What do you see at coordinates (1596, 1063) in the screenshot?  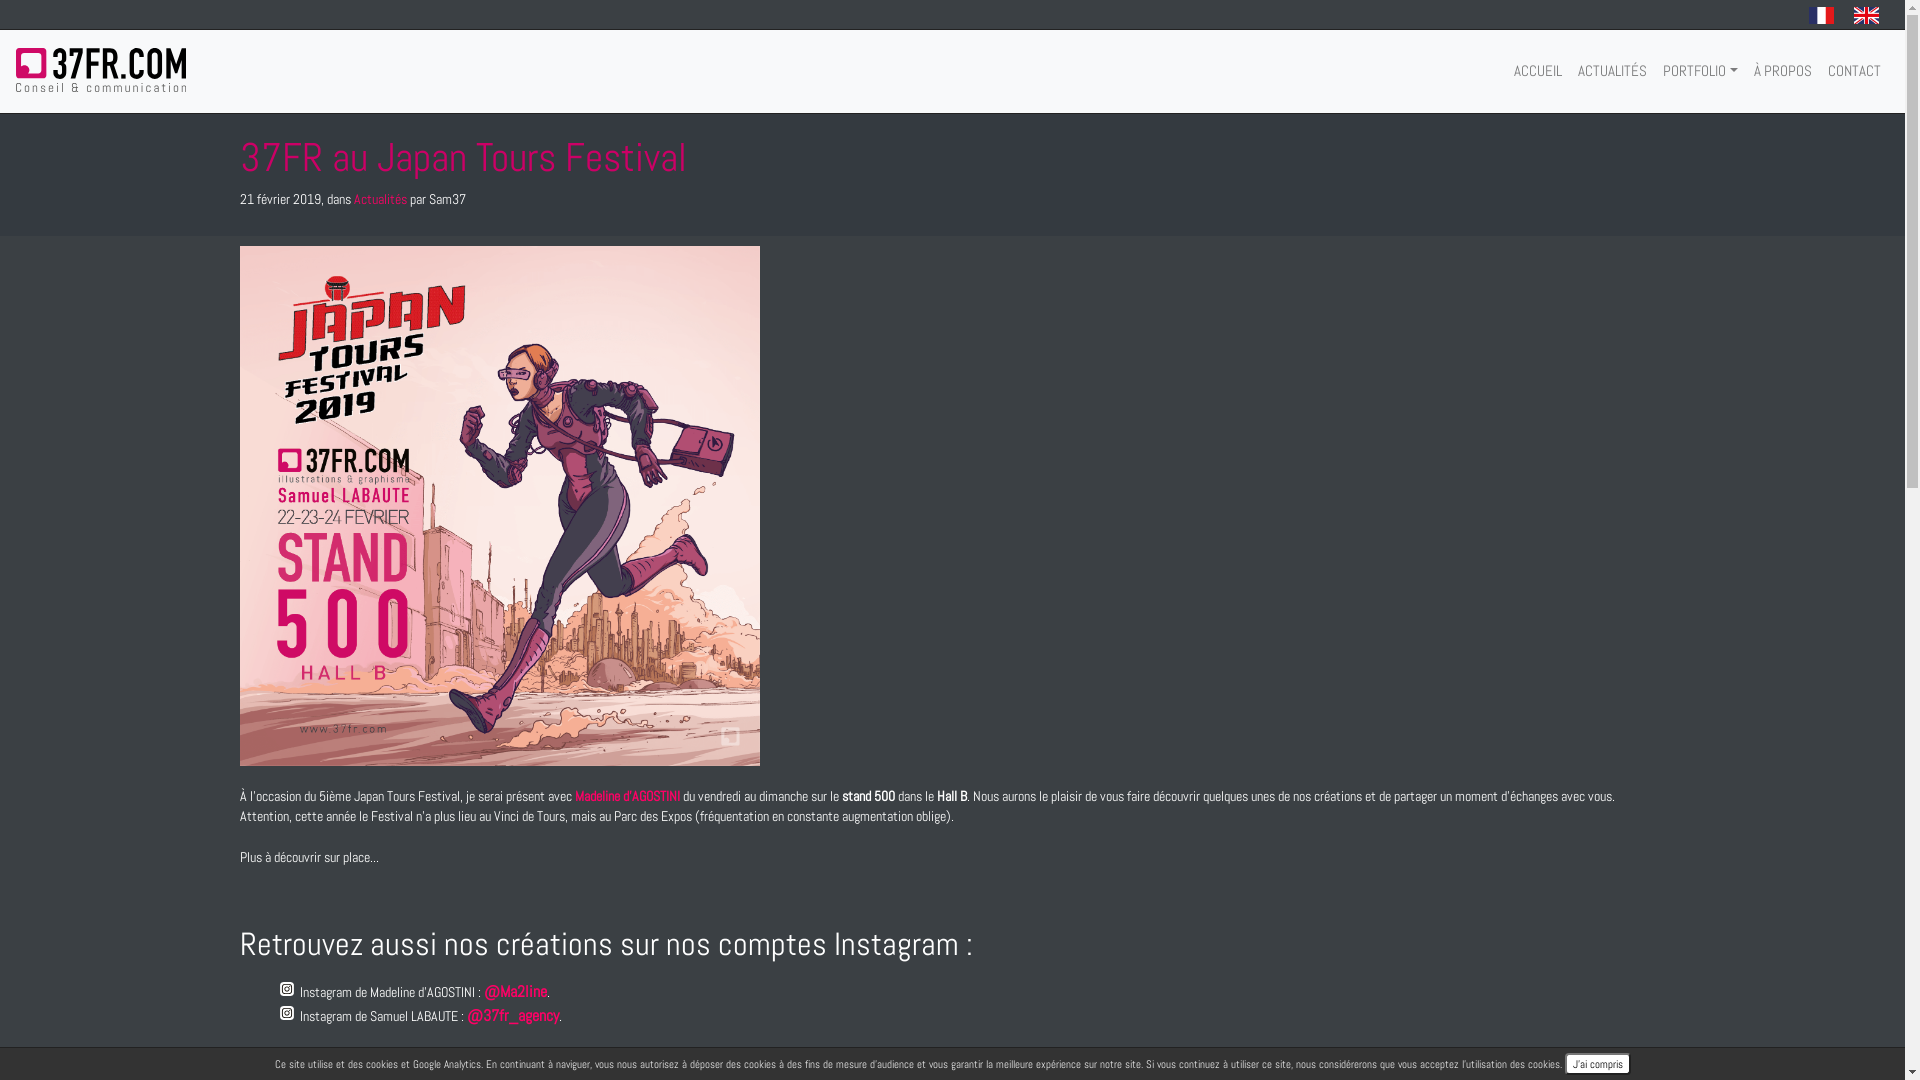 I see `'J'ai compris'` at bounding box center [1596, 1063].